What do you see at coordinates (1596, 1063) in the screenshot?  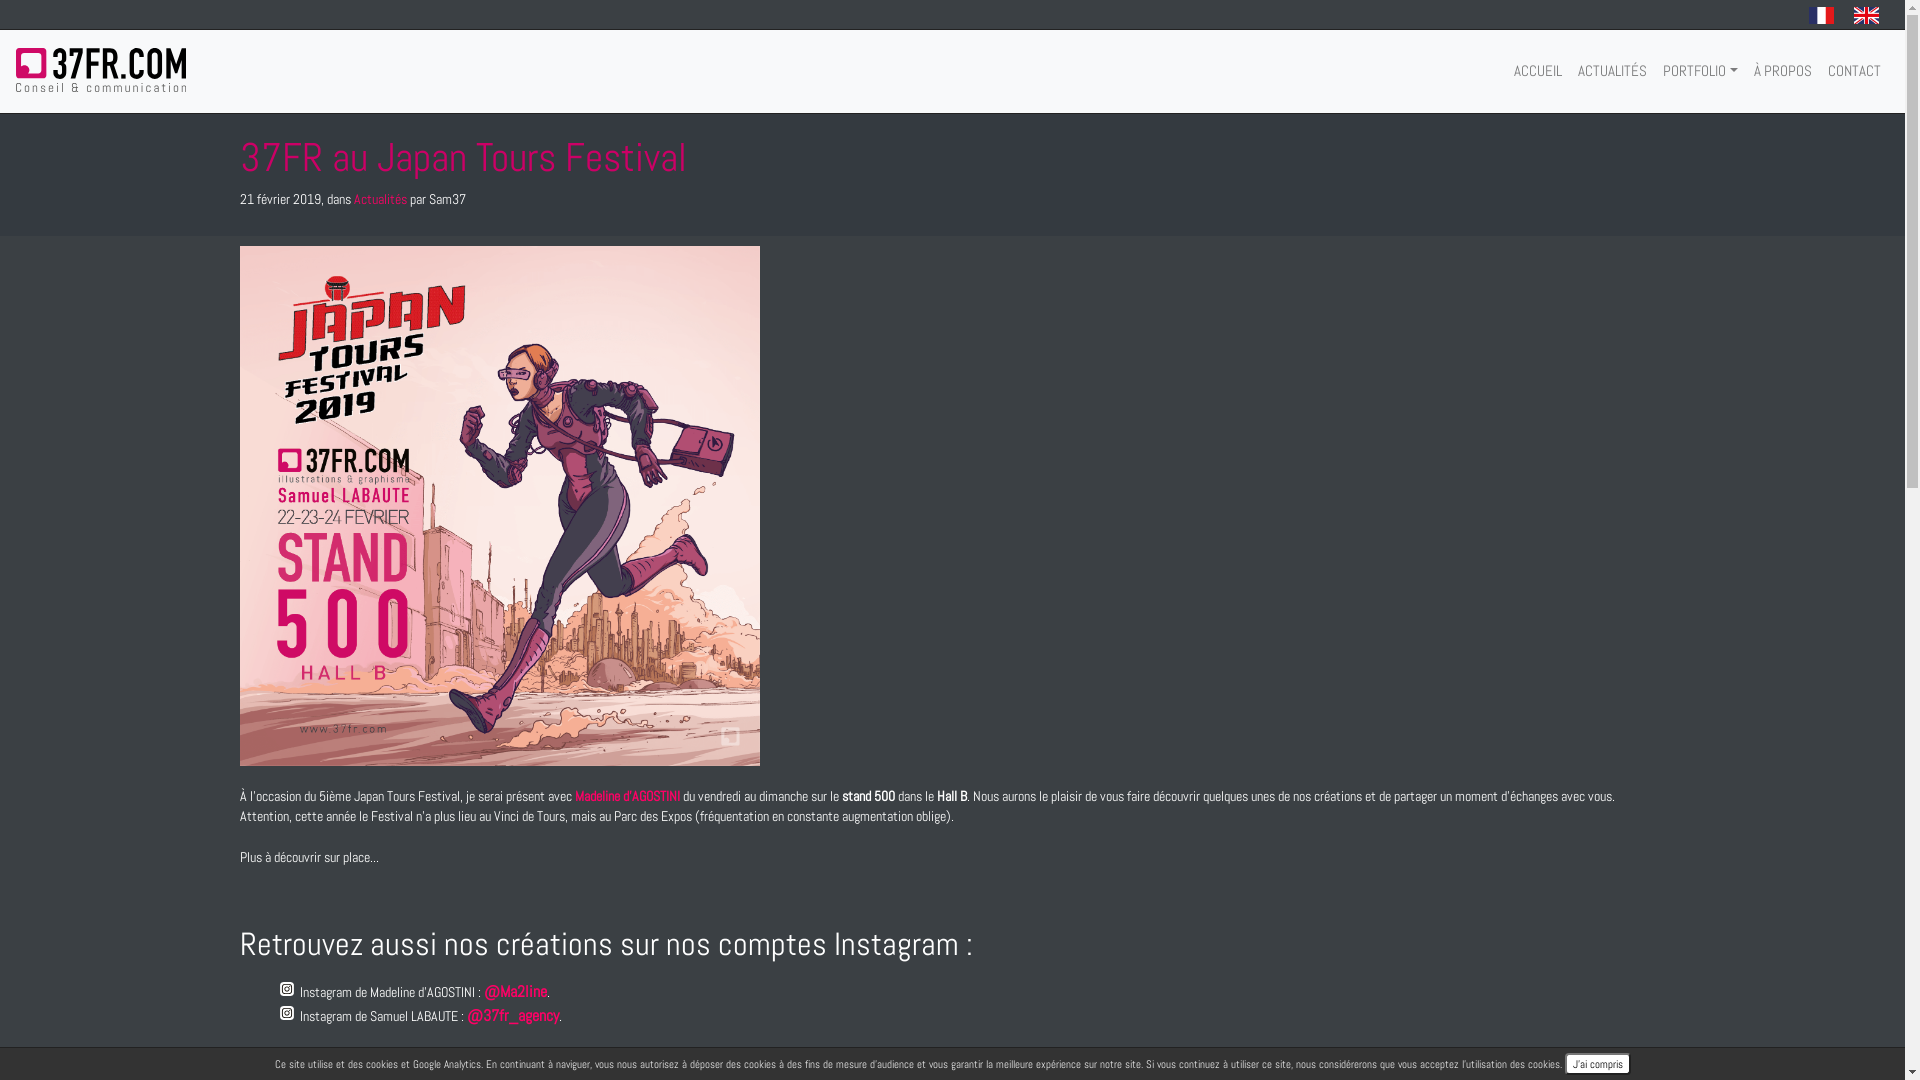 I see `'J'ai compris'` at bounding box center [1596, 1063].